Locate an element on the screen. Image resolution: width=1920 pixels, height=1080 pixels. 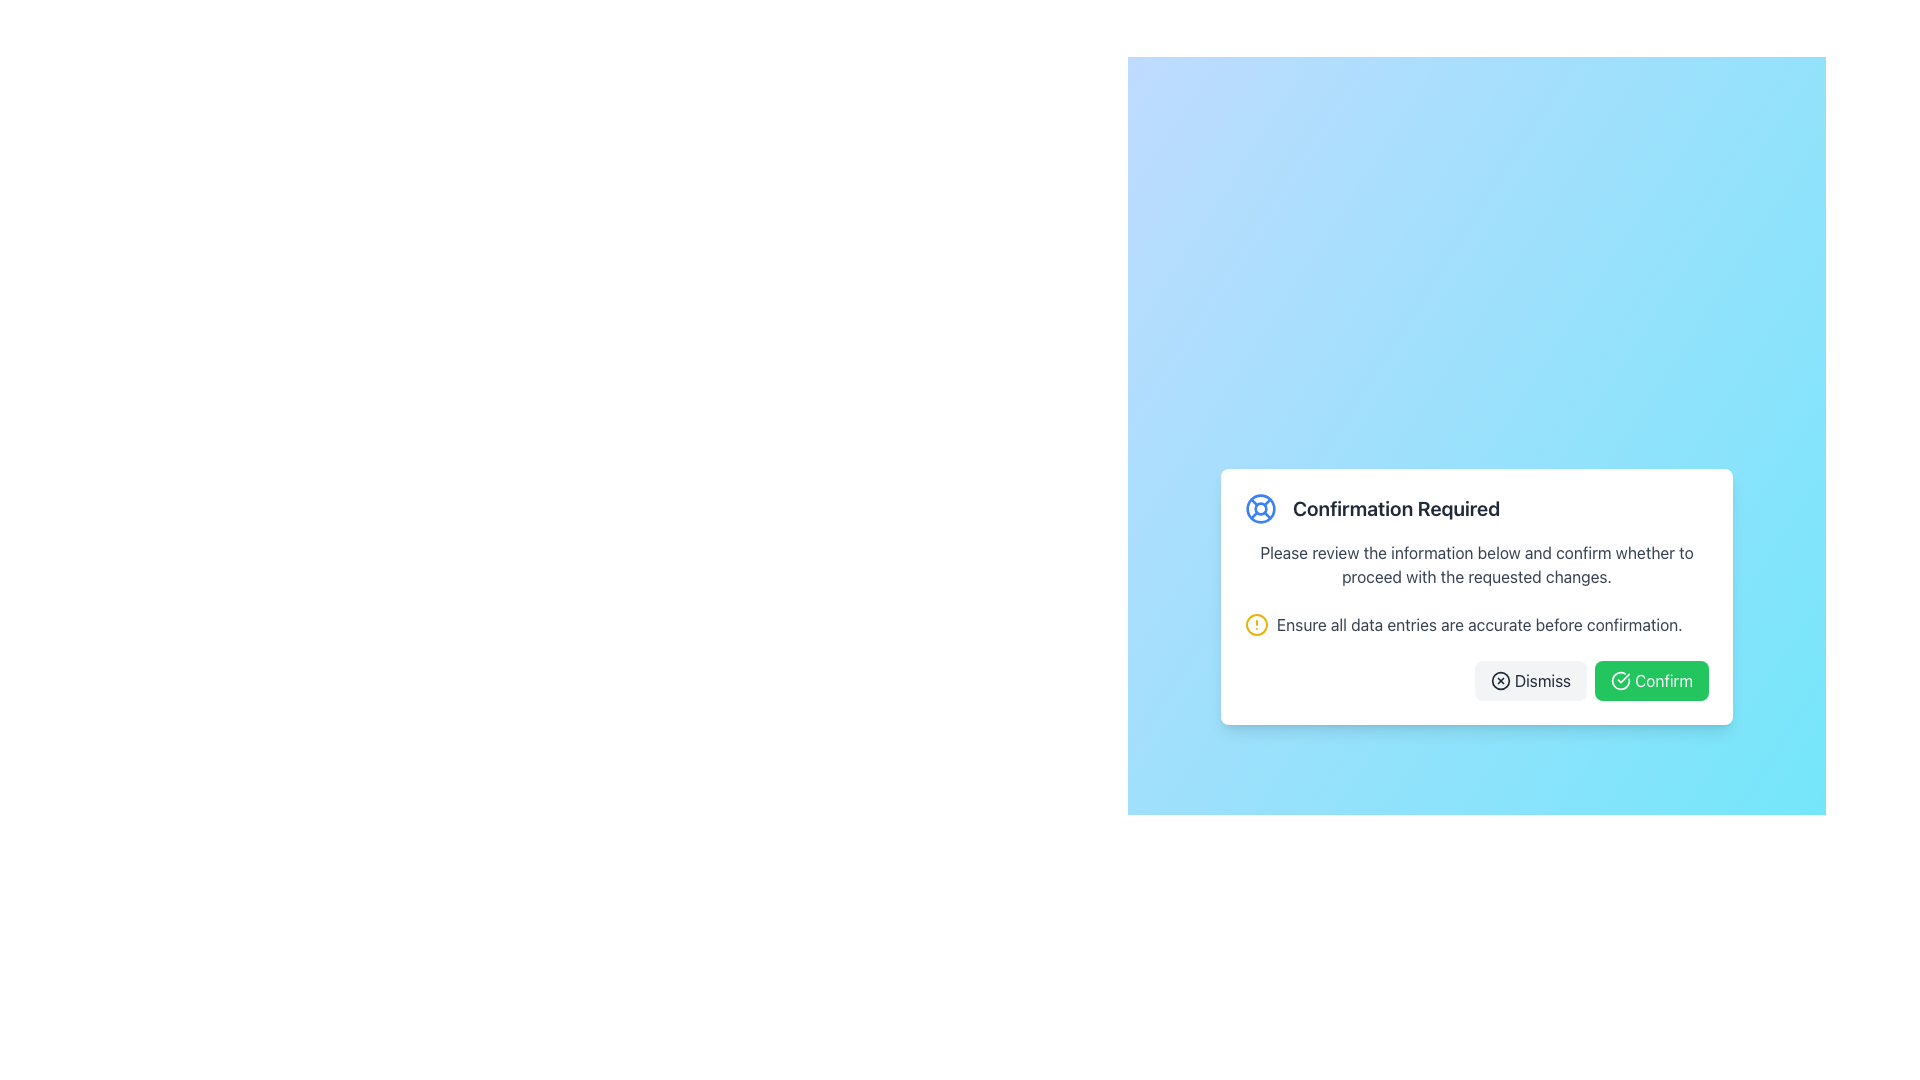
the decorative icon located inside the 'Dismiss' button, which enhances the button's purpose of dismissing the dialog is located at coordinates (1500, 680).